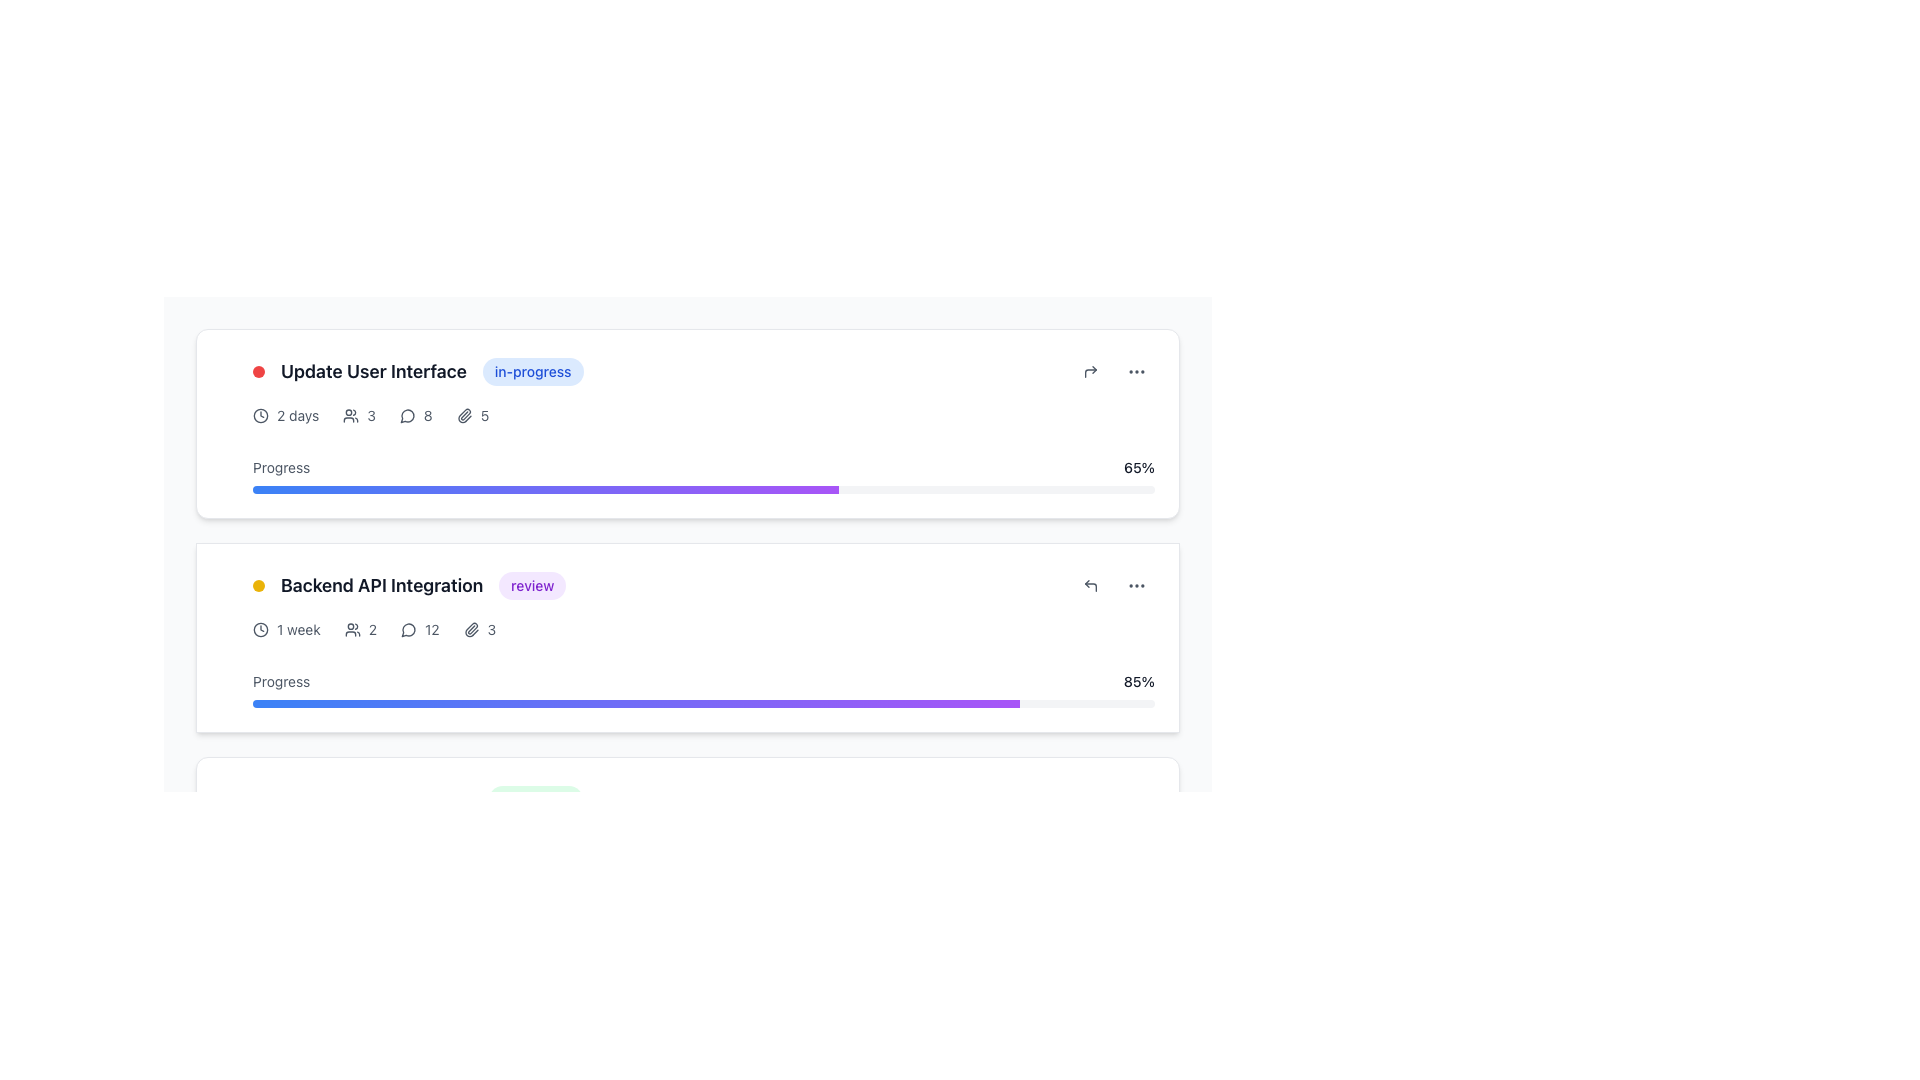  I want to click on progress, so click(627, 489).